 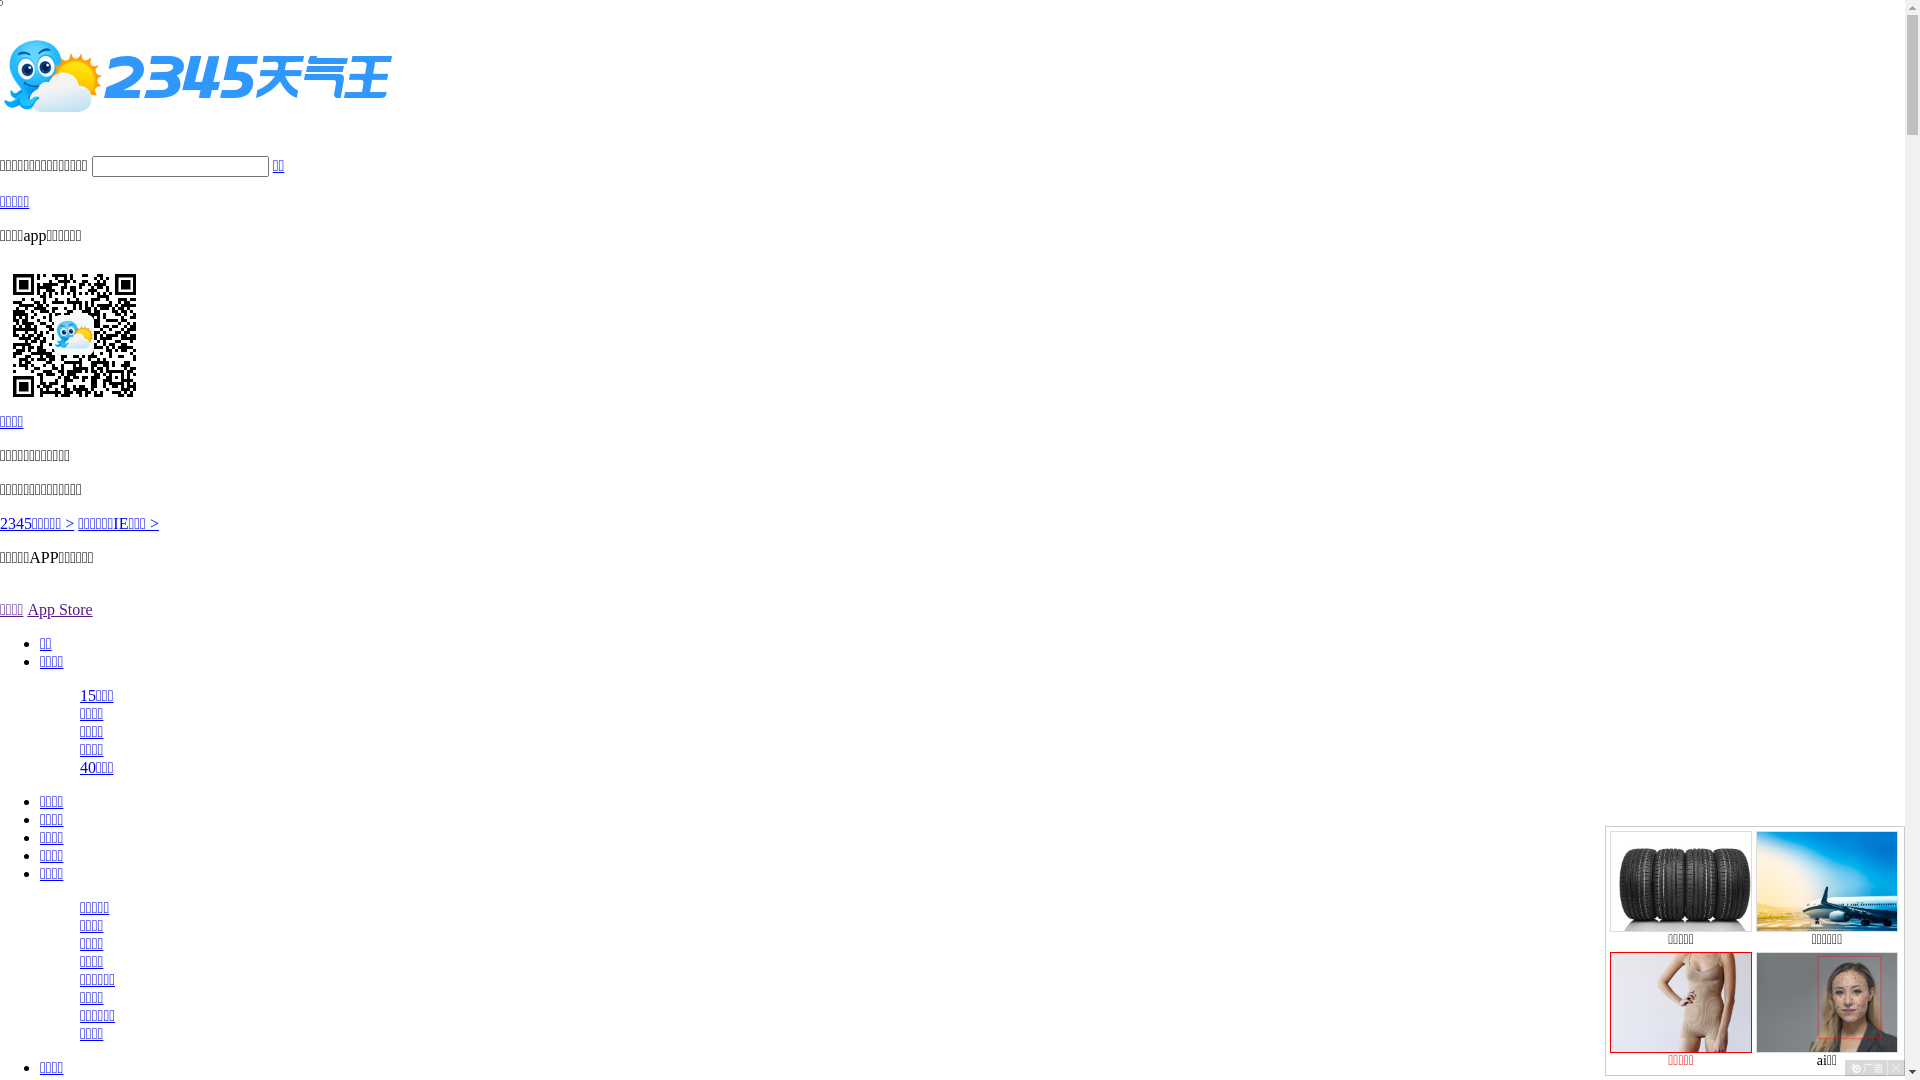 I want to click on 'App Store', so click(x=27, y=608).